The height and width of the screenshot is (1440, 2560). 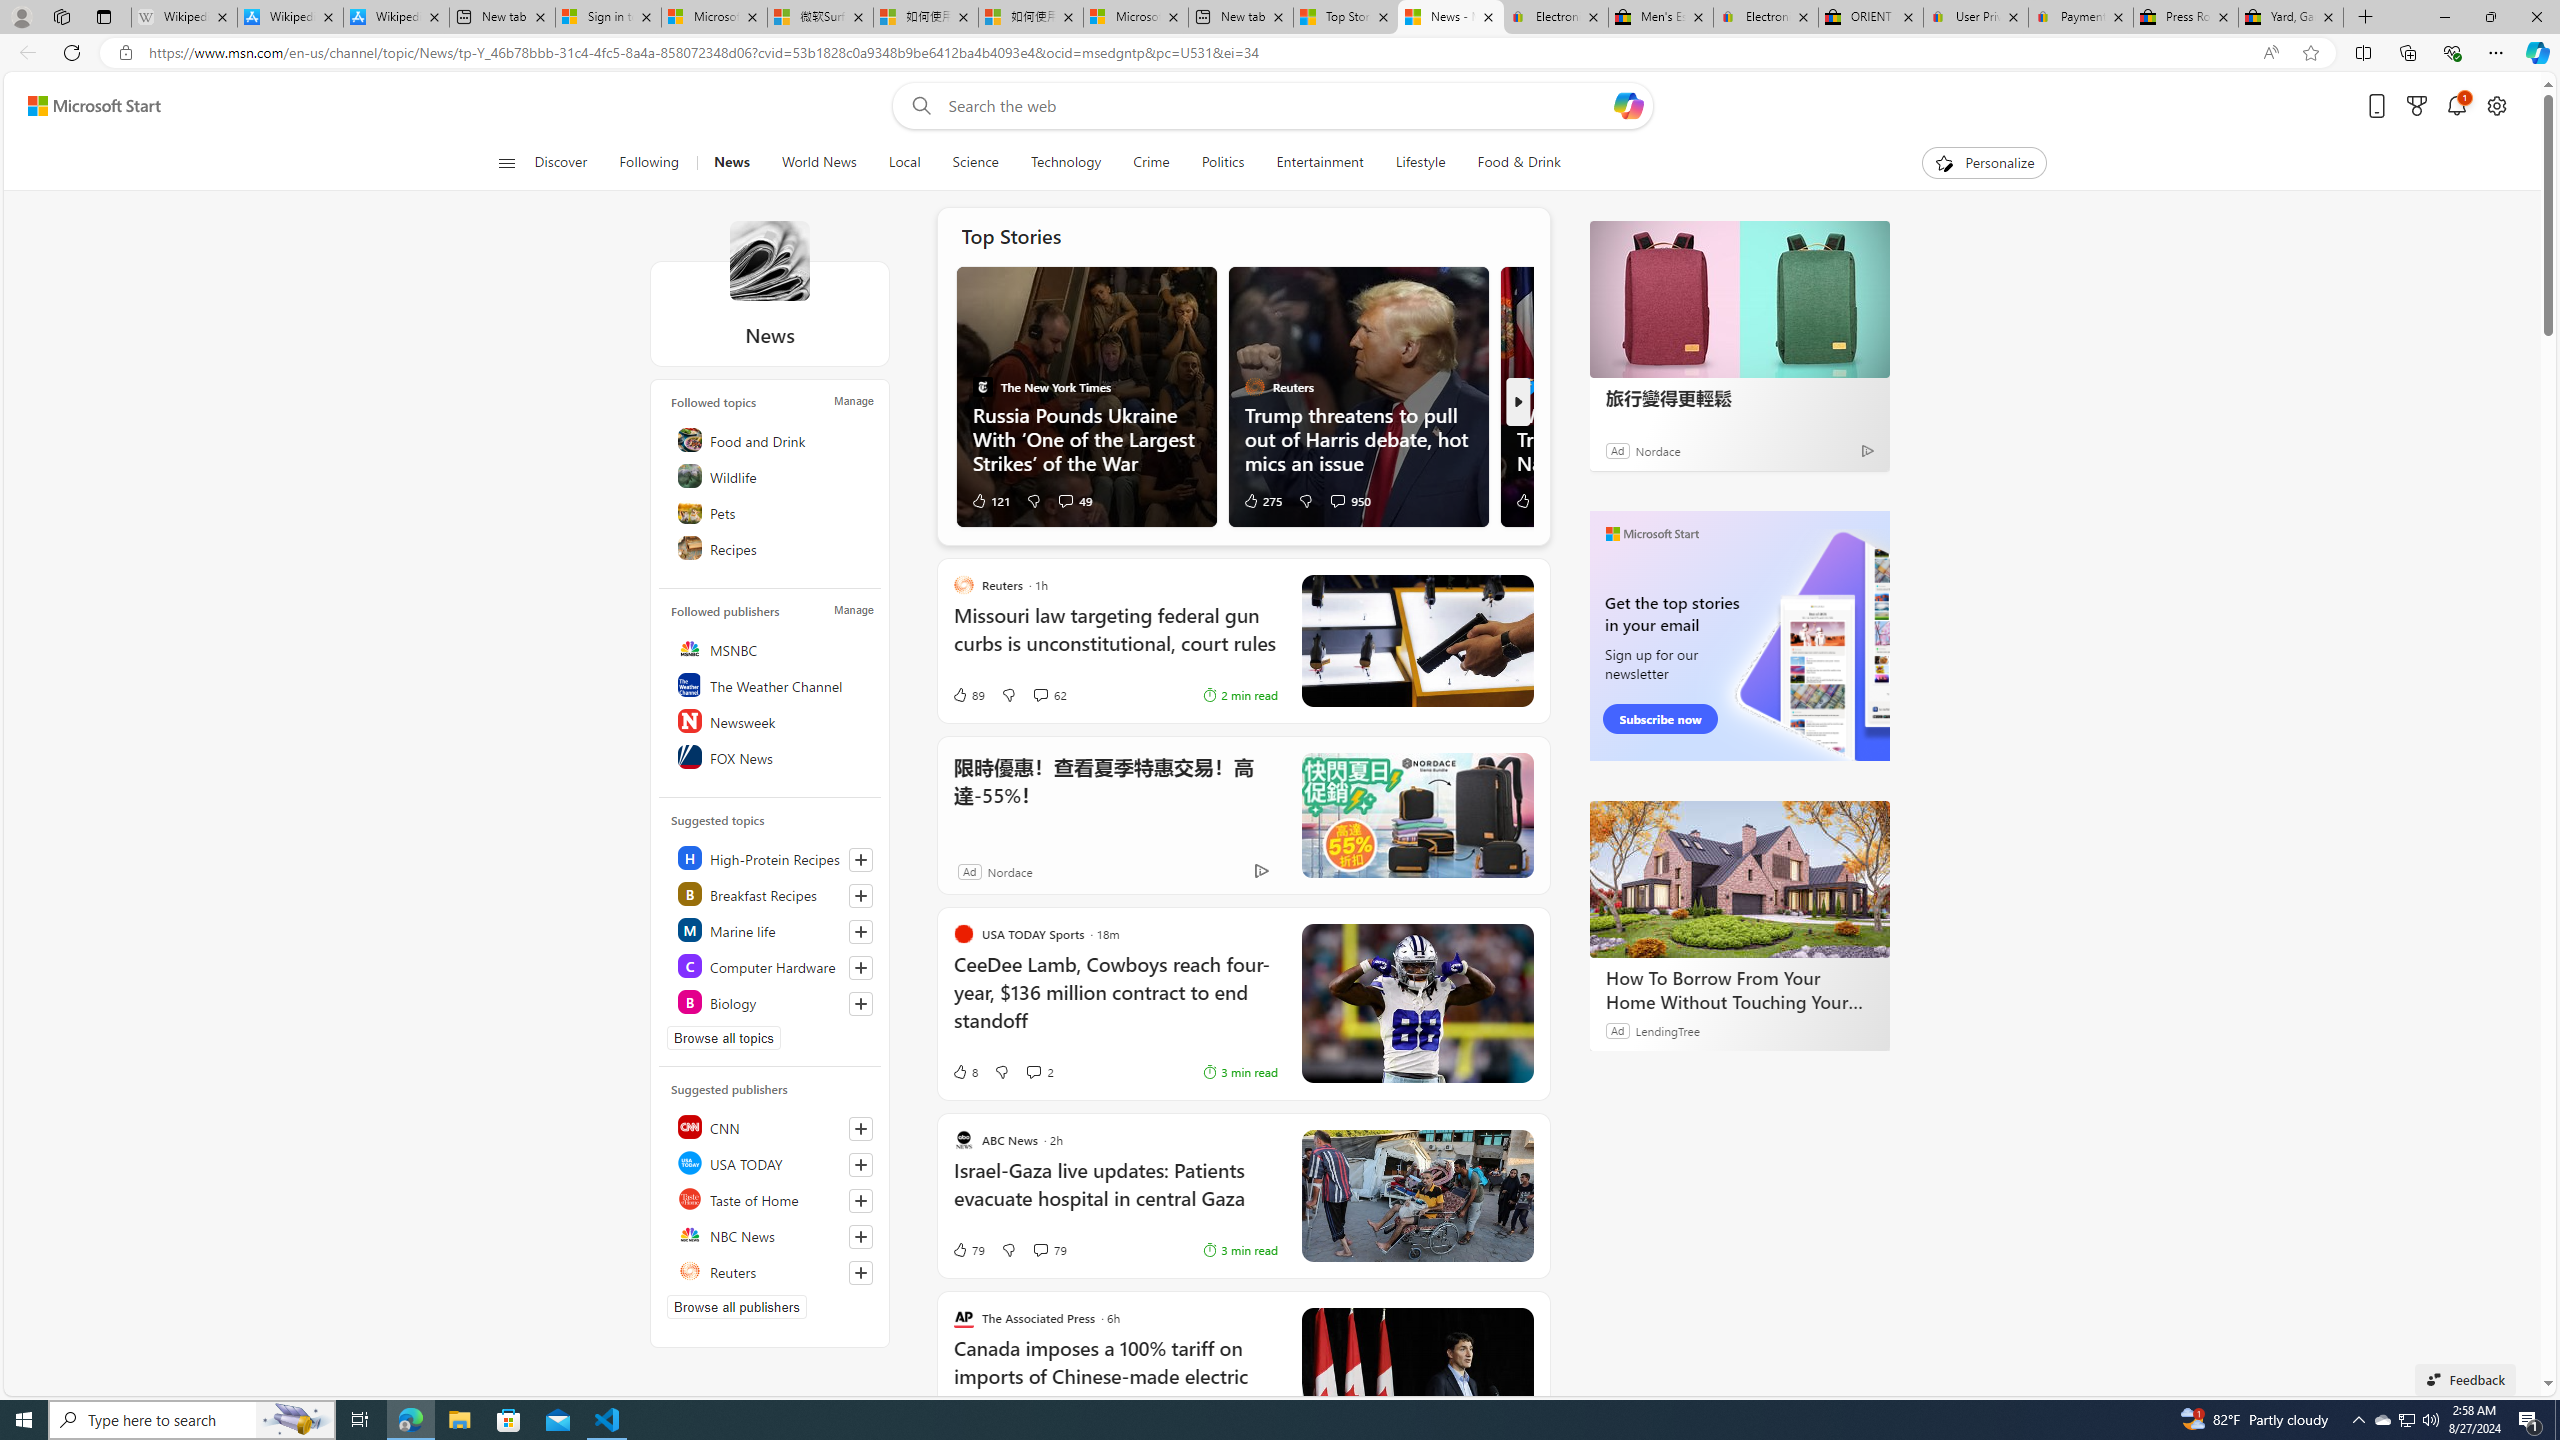 What do you see at coordinates (974, 162) in the screenshot?
I see `'Science'` at bounding box center [974, 162].